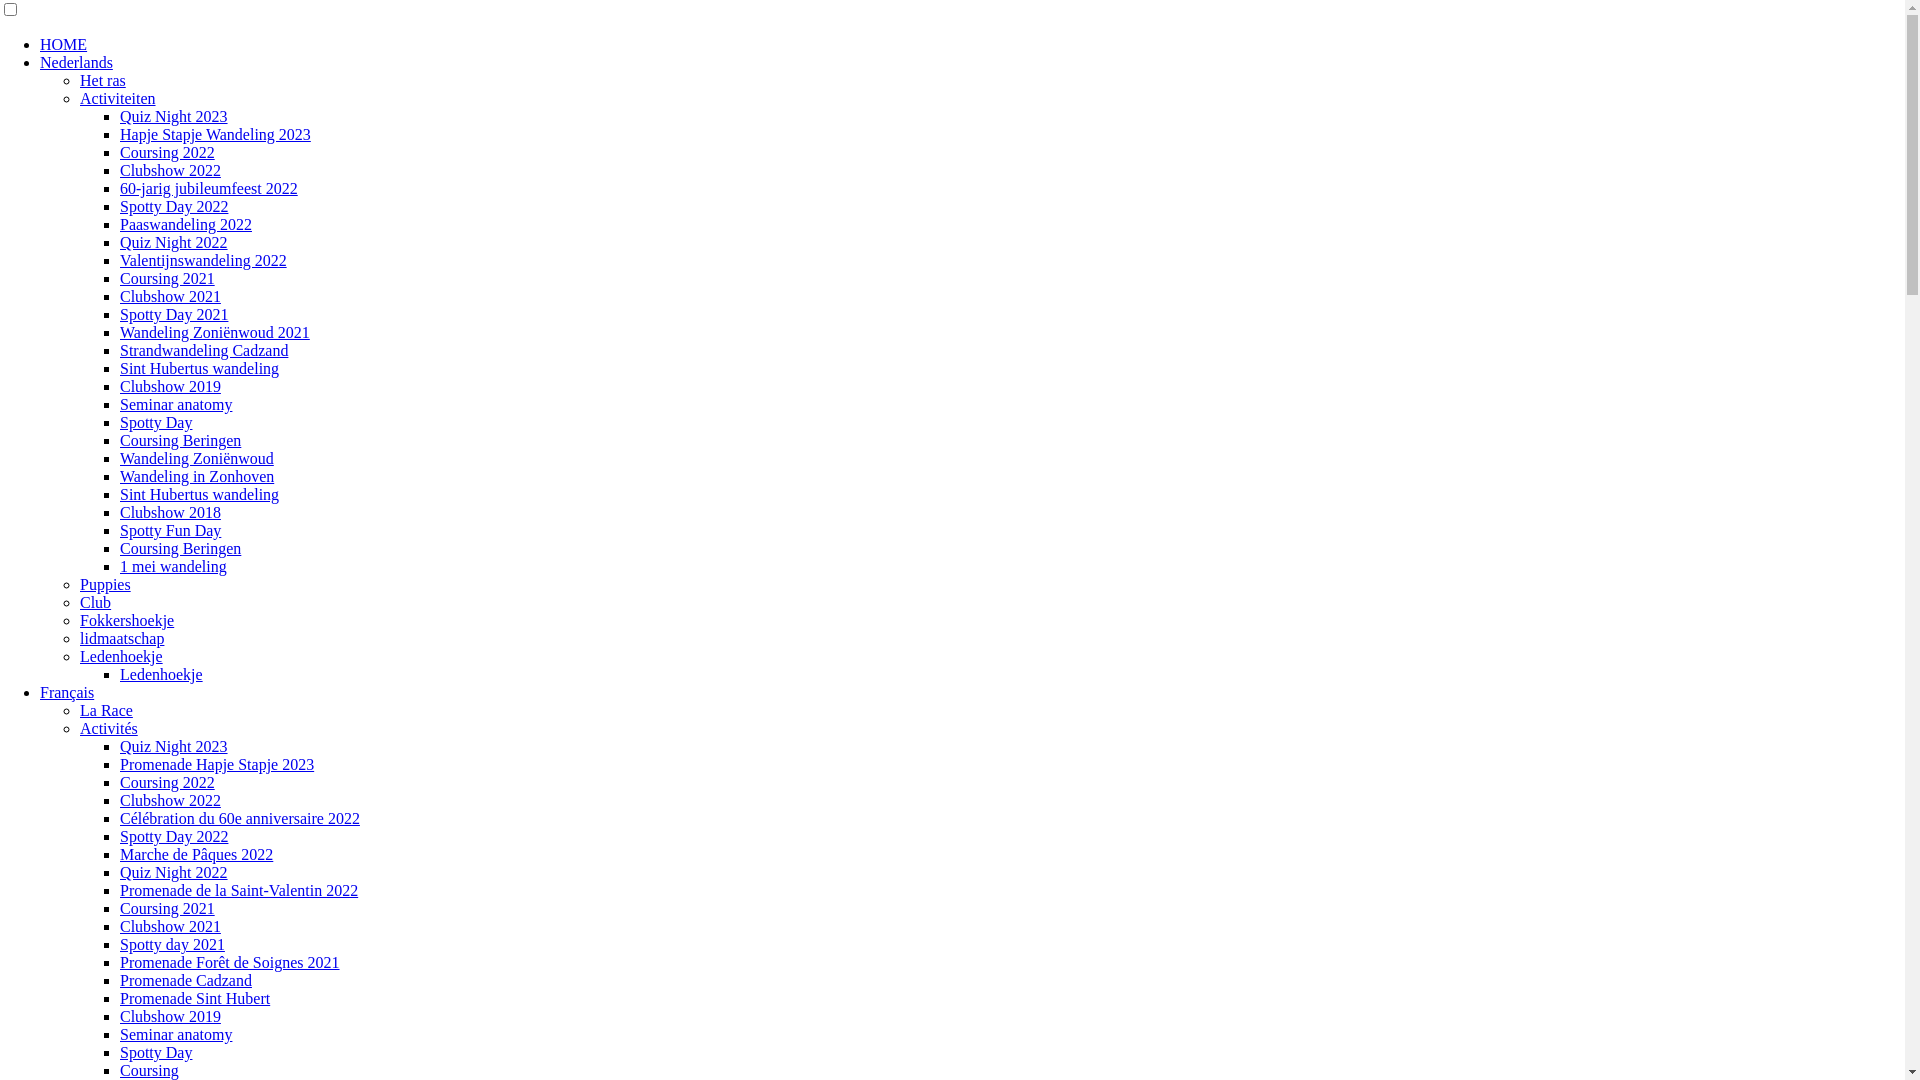 Image resolution: width=1920 pixels, height=1080 pixels. I want to click on 'Wandeling in Zonhoven', so click(196, 476).